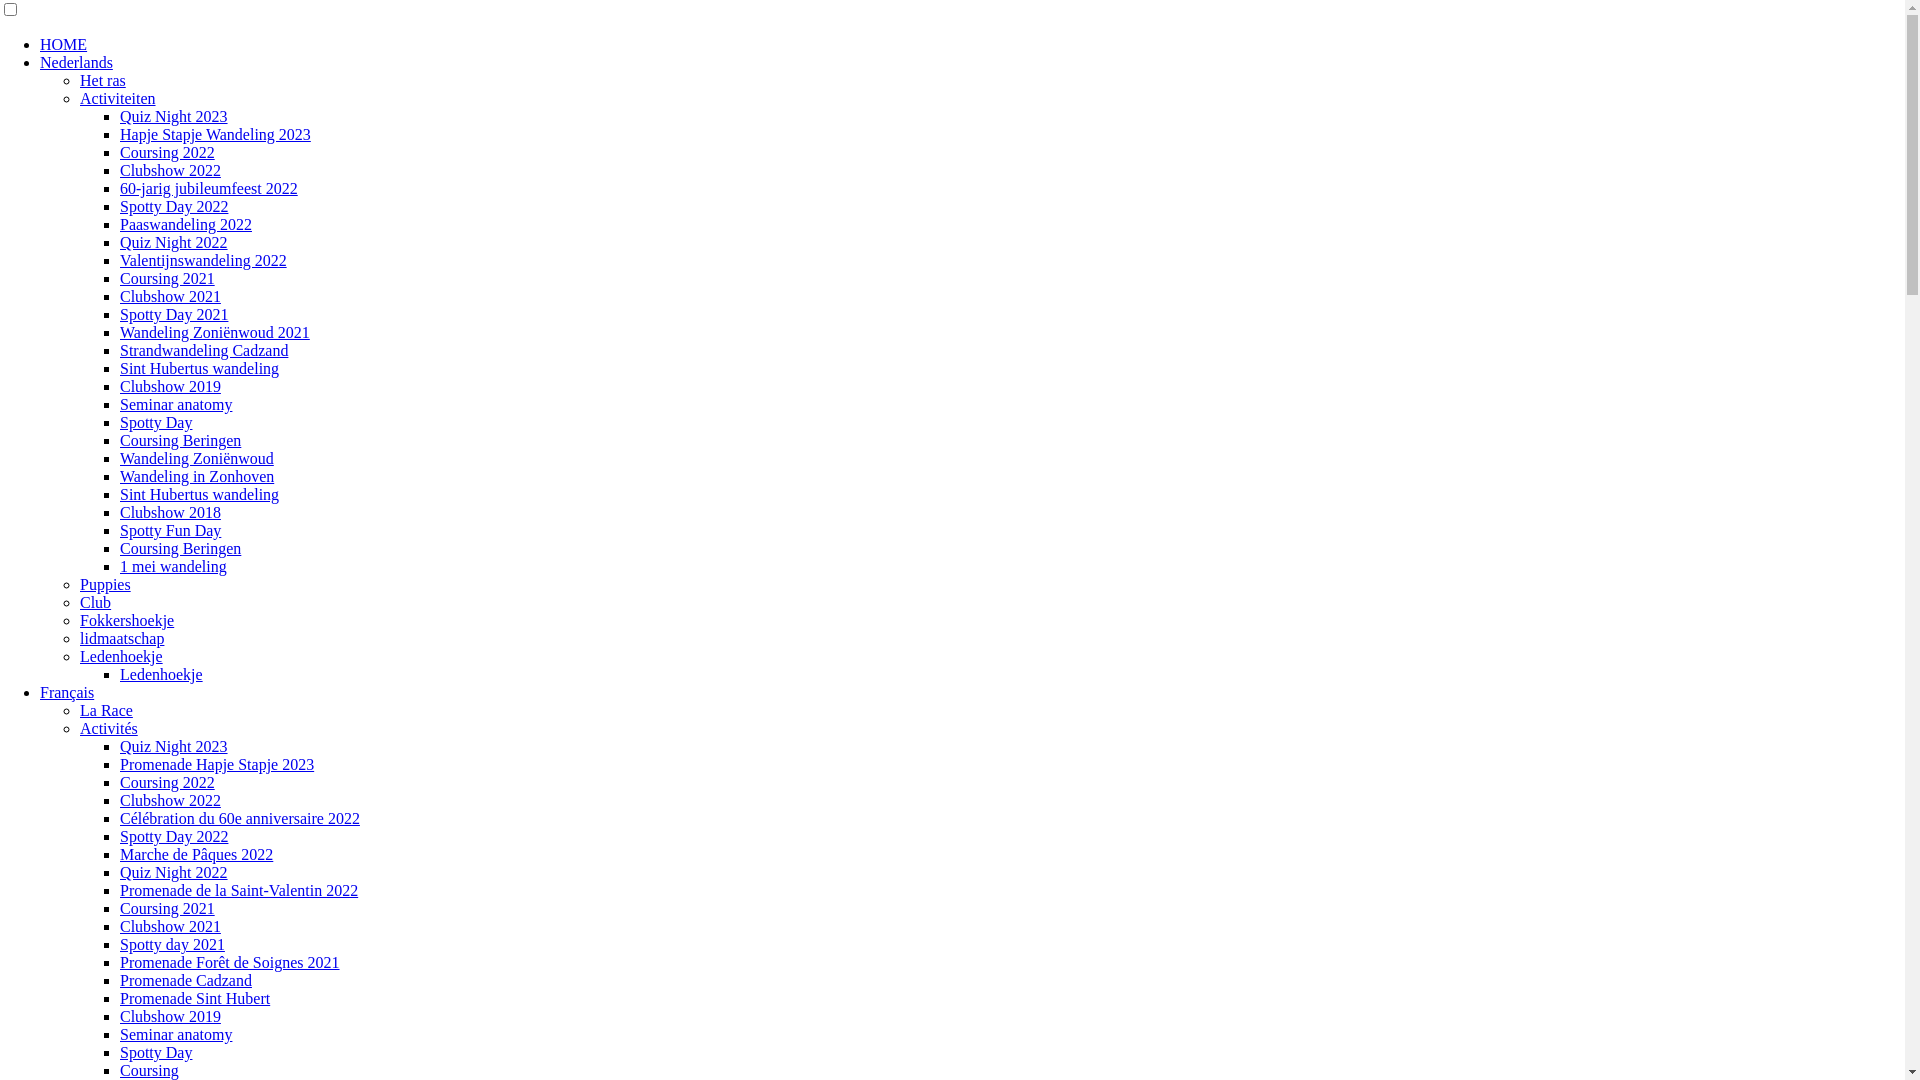 Image resolution: width=1920 pixels, height=1080 pixels. I want to click on 'Wandeling in Zonhoven', so click(196, 476).